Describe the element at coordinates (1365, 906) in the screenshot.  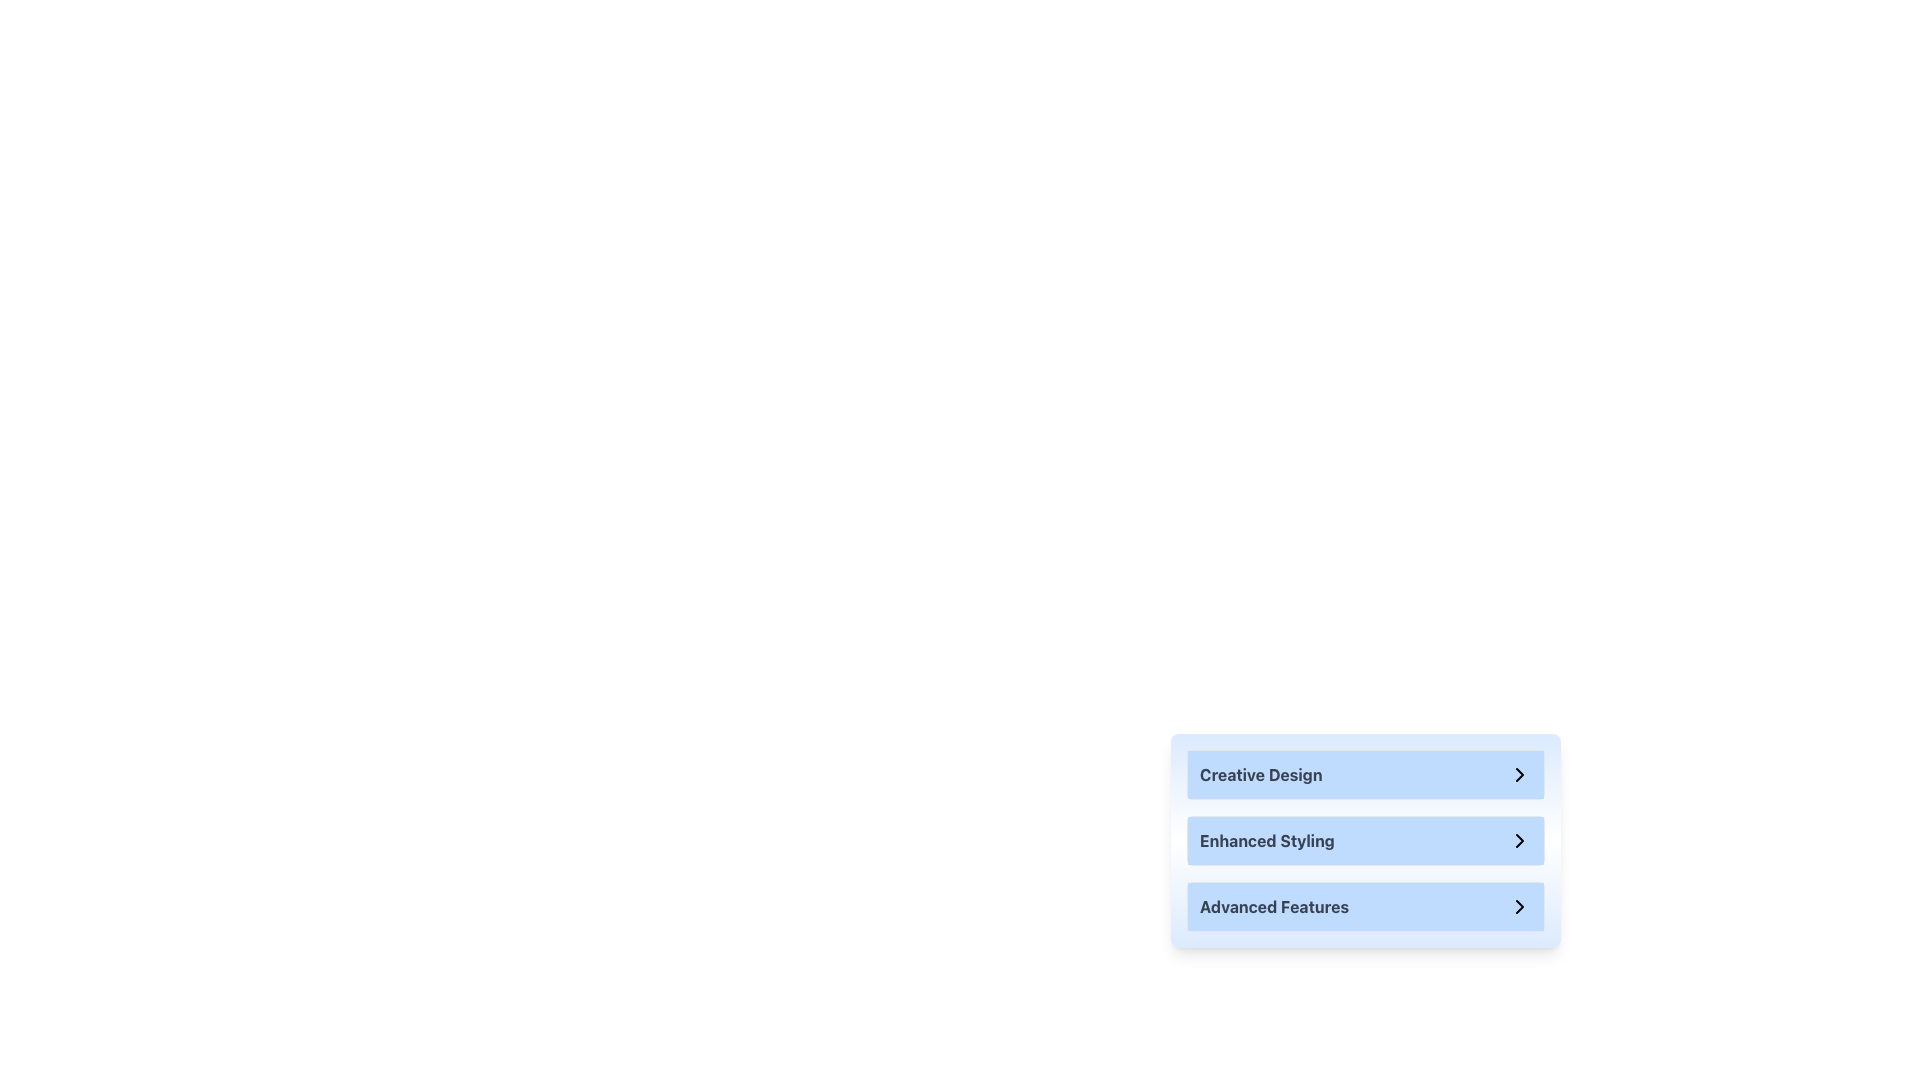
I see `the list item labeled 'Advanced Features' with a bold gray font on a blue background` at that location.